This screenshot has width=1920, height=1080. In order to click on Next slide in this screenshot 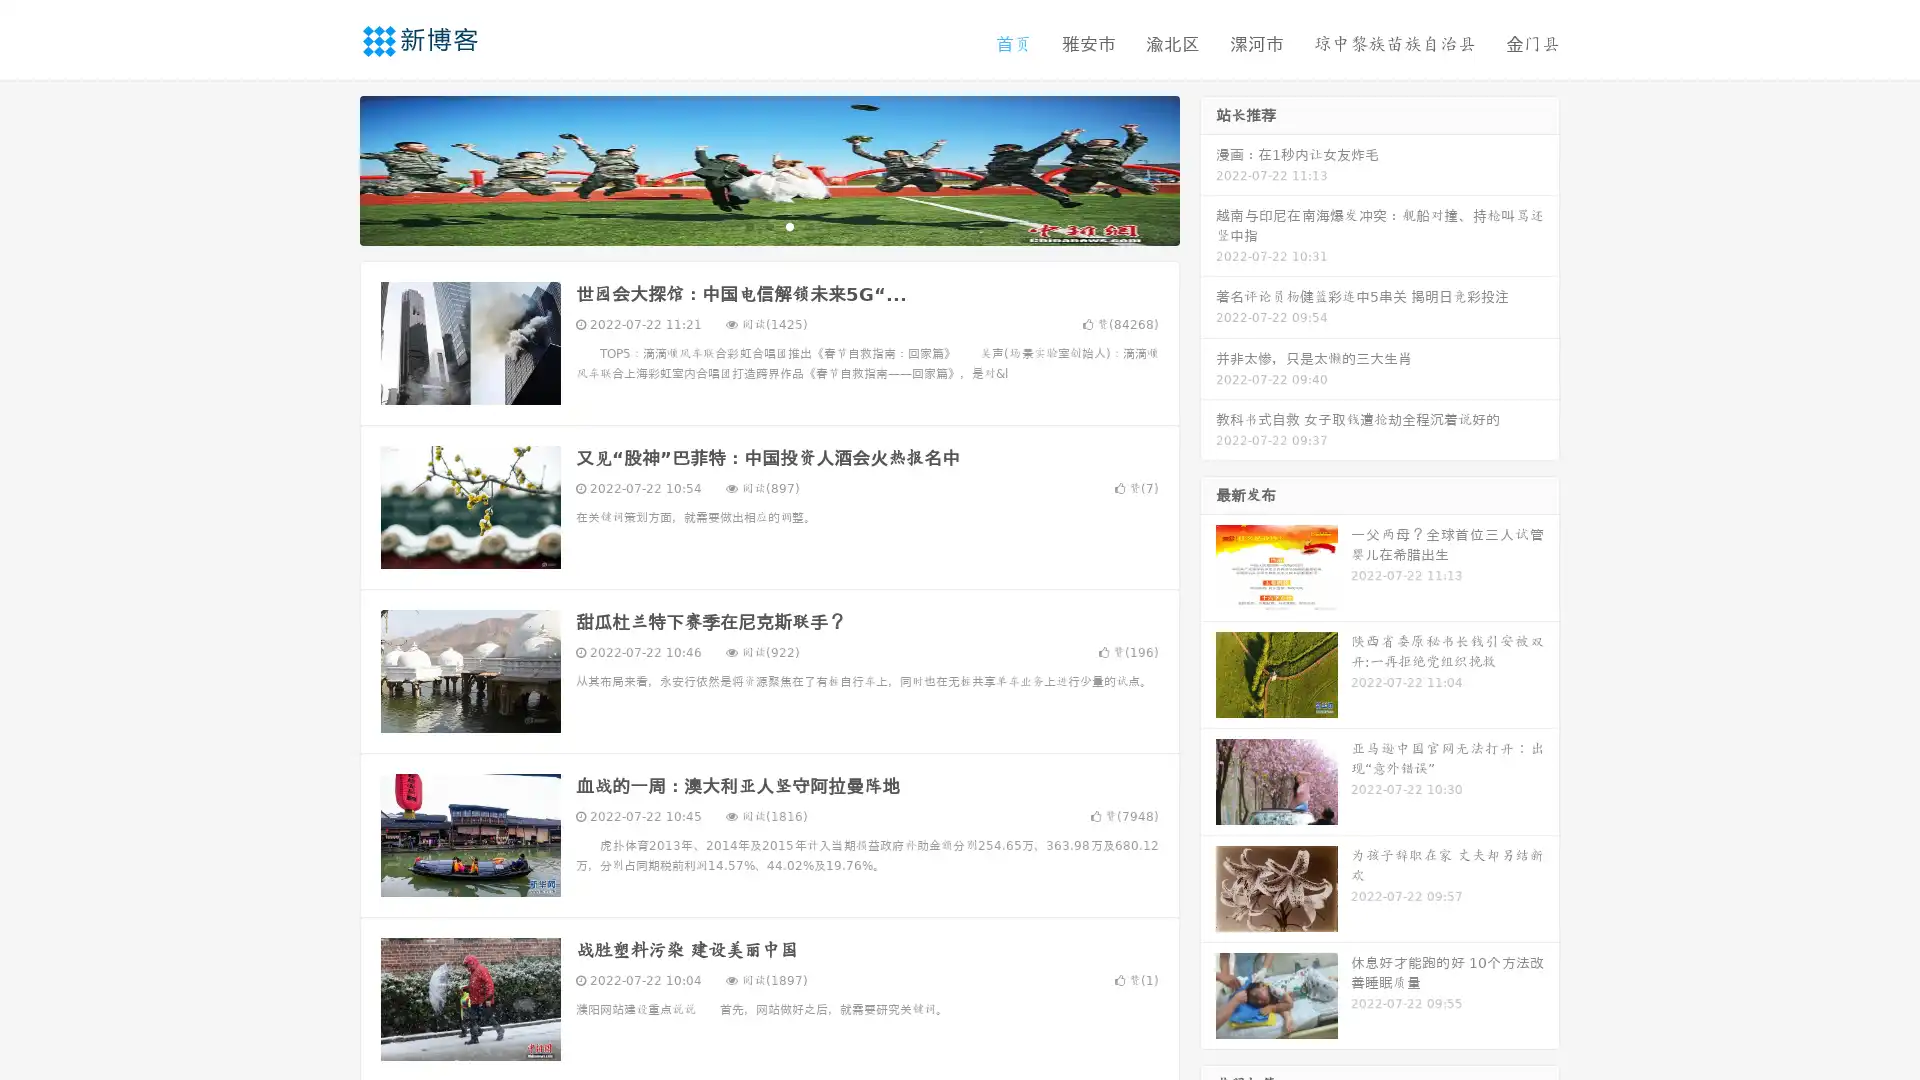, I will do `click(1208, 168)`.